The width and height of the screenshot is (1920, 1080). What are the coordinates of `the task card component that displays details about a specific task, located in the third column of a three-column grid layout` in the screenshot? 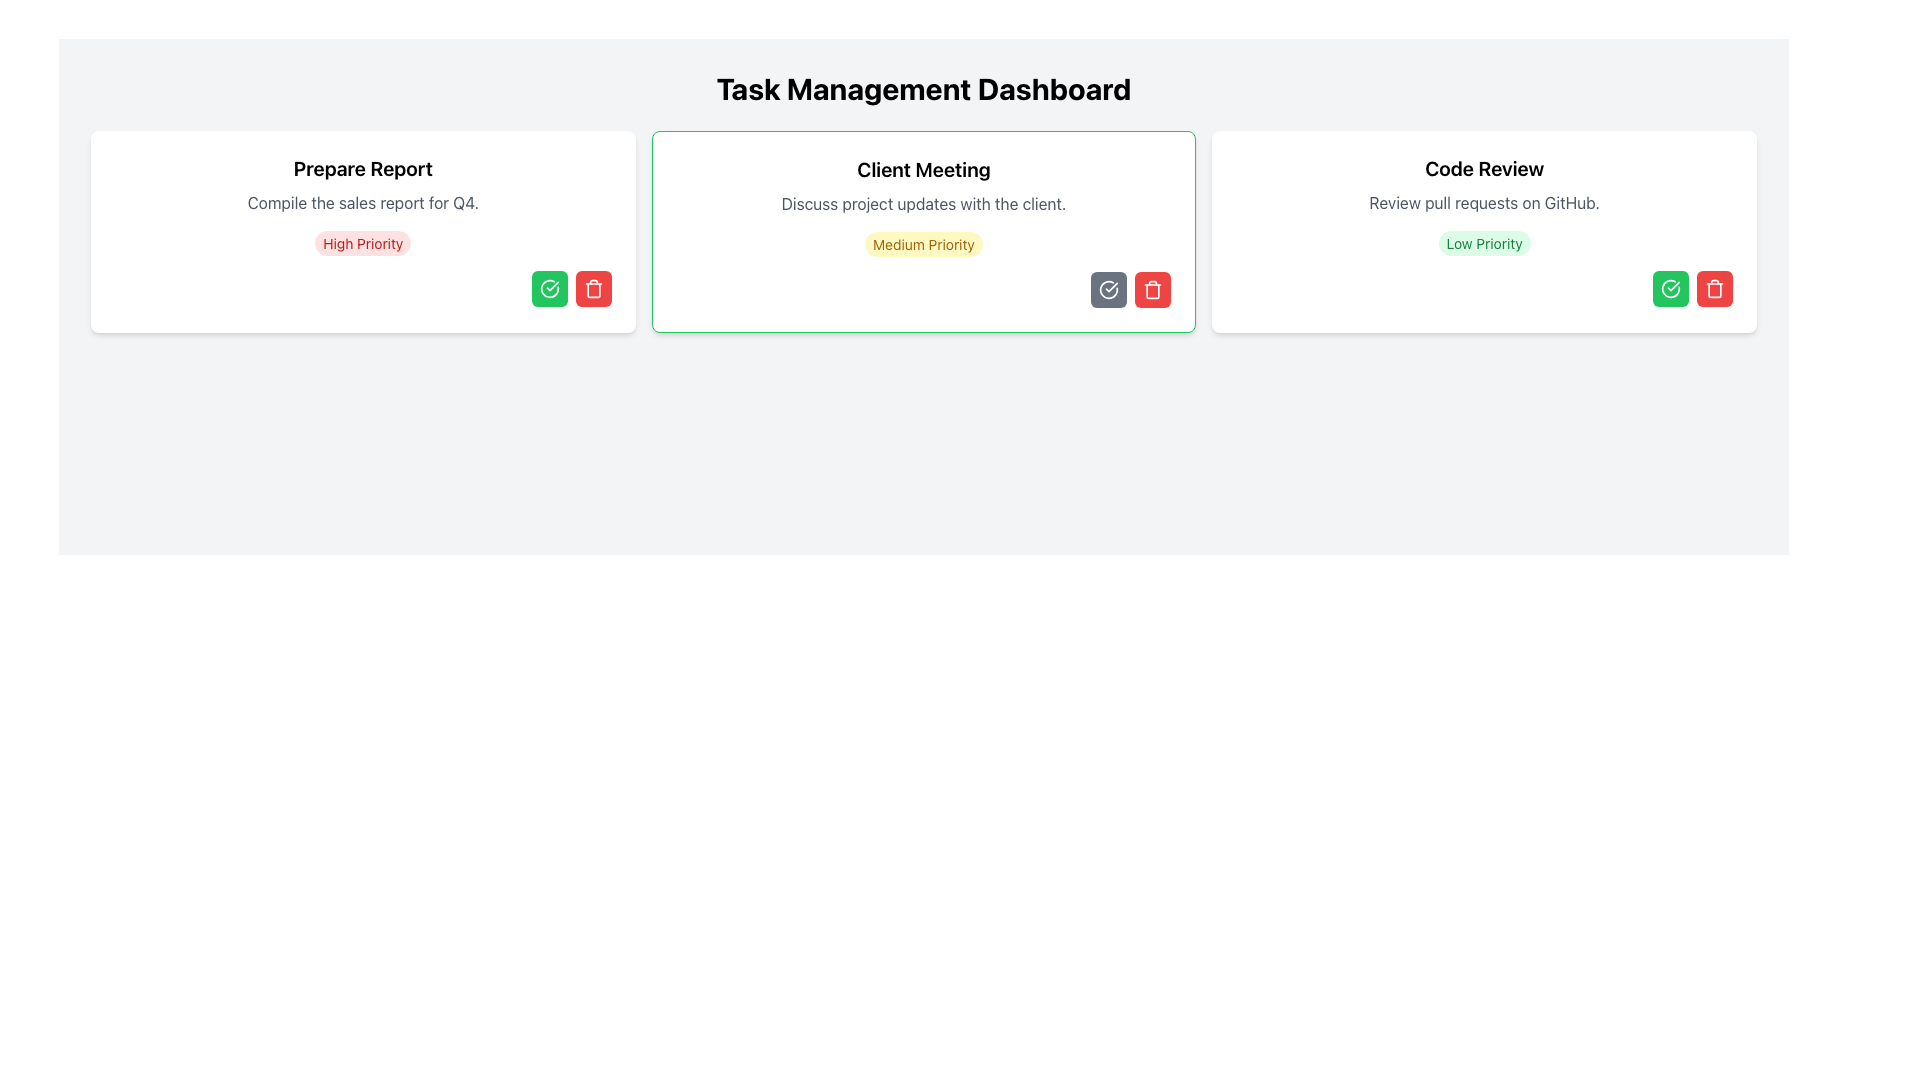 It's located at (1484, 230).